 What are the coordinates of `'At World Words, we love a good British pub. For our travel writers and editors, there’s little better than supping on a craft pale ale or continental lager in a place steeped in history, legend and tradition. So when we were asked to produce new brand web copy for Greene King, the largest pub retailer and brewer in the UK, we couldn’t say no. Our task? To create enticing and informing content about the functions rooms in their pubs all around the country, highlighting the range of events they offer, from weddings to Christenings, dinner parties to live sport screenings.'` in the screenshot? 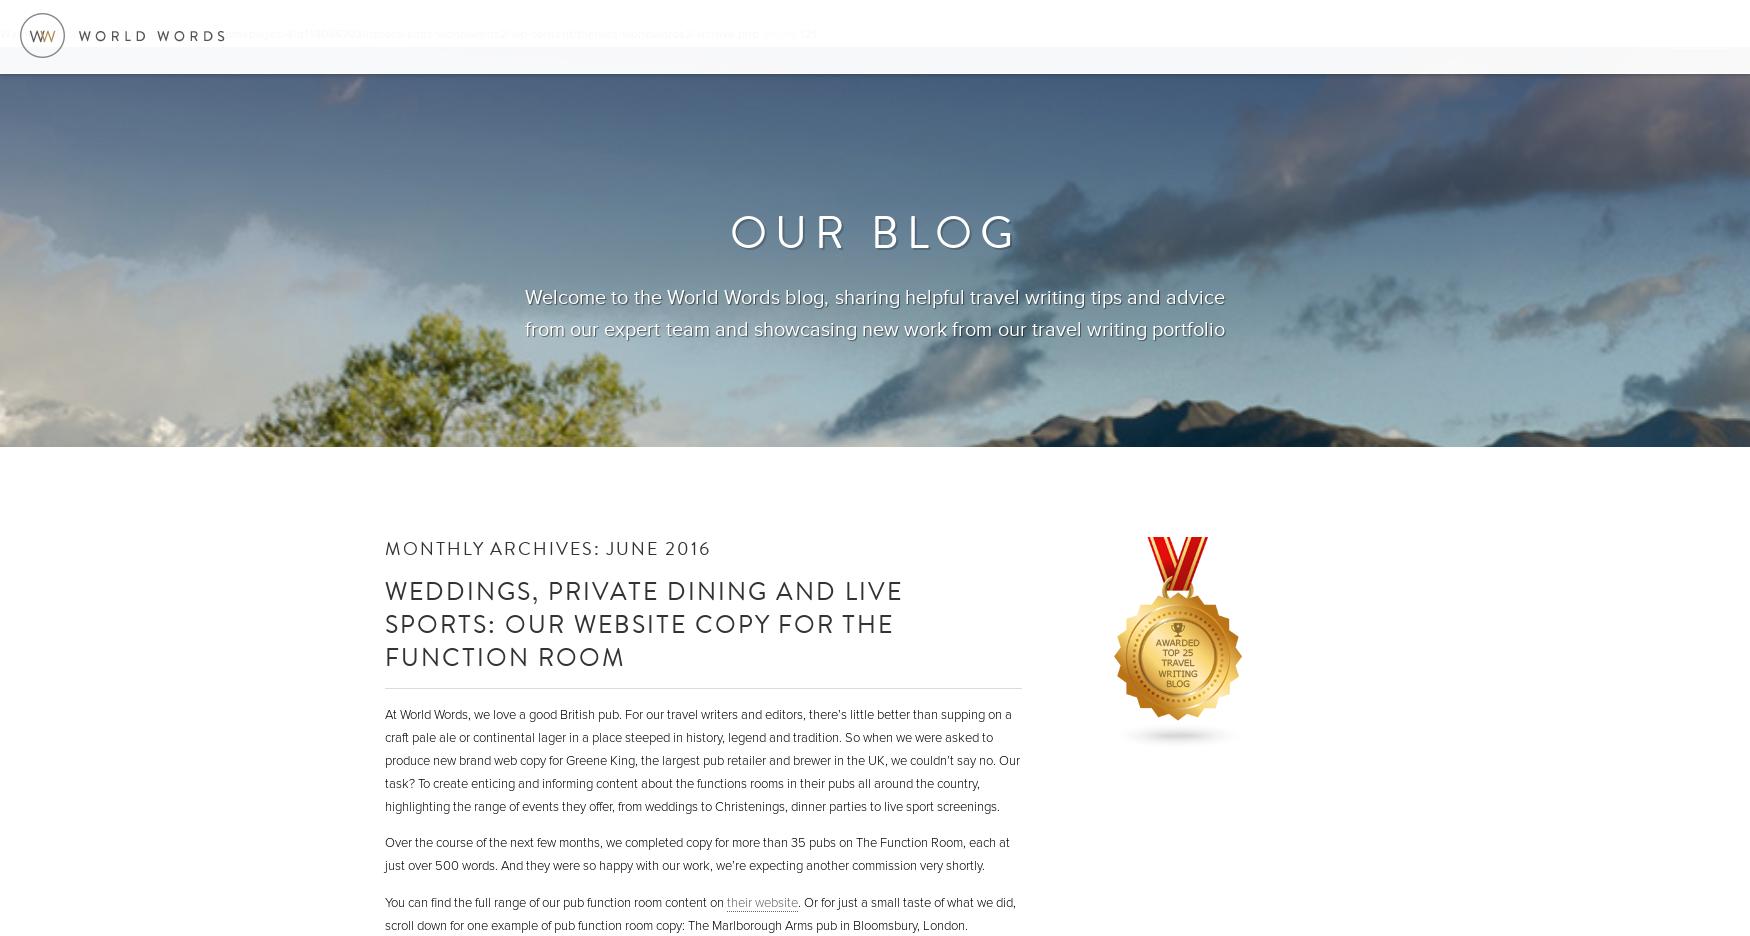 It's located at (702, 760).